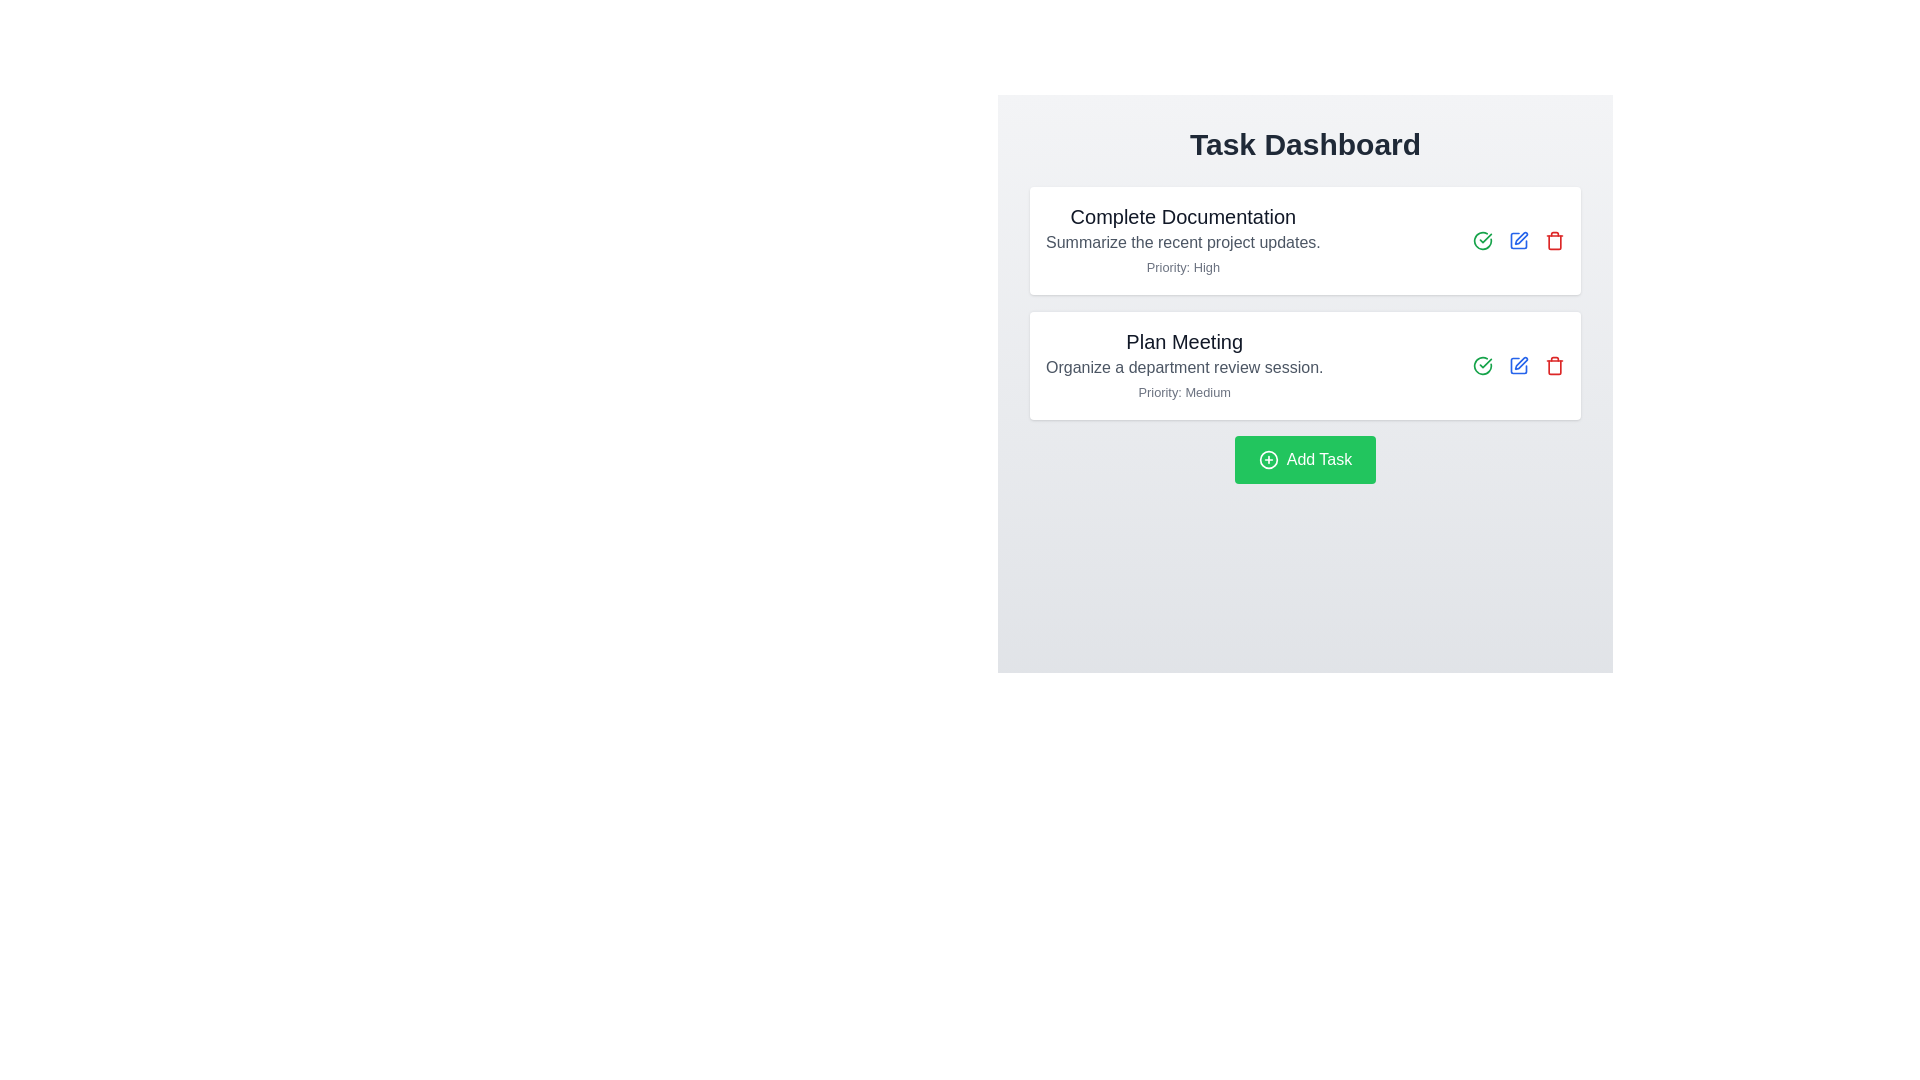 This screenshot has height=1080, width=1920. Describe the element at coordinates (1554, 366) in the screenshot. I see `the trash bin icon, which is the last button in a group of action buttons for a task` at that location.